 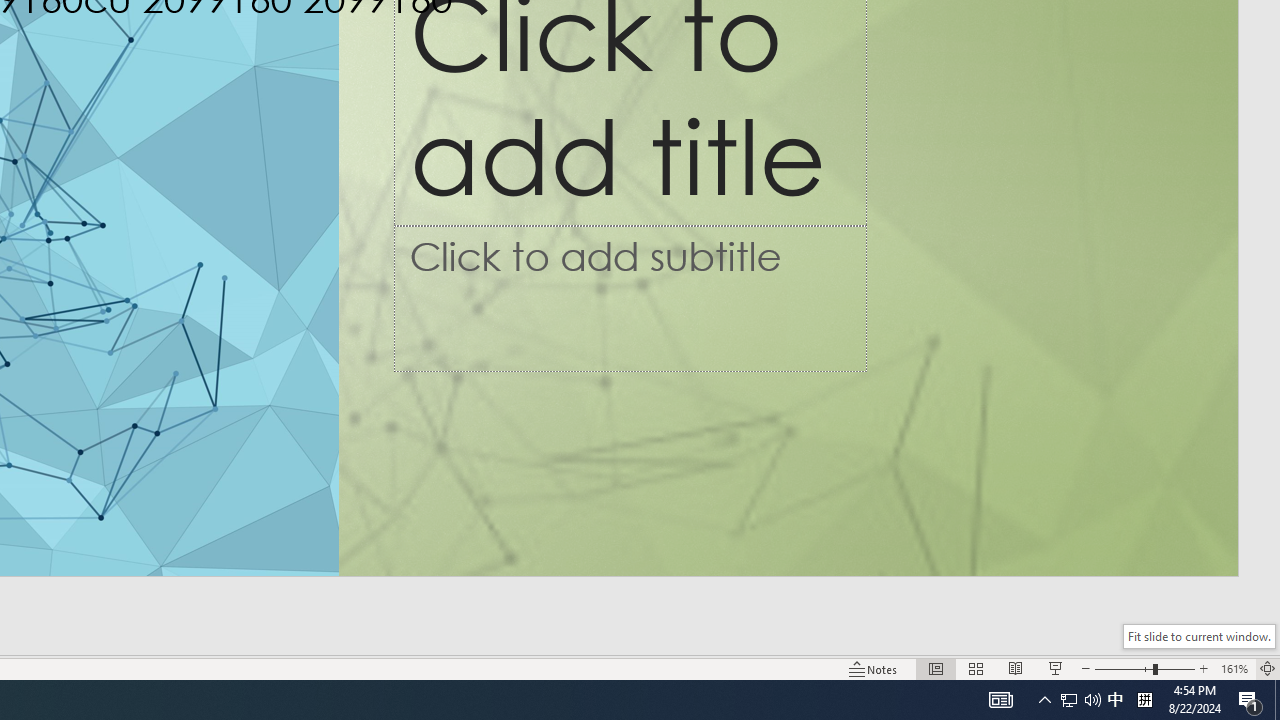 I want to click on 'Zoom 161%', so click(x=1233, y=669).